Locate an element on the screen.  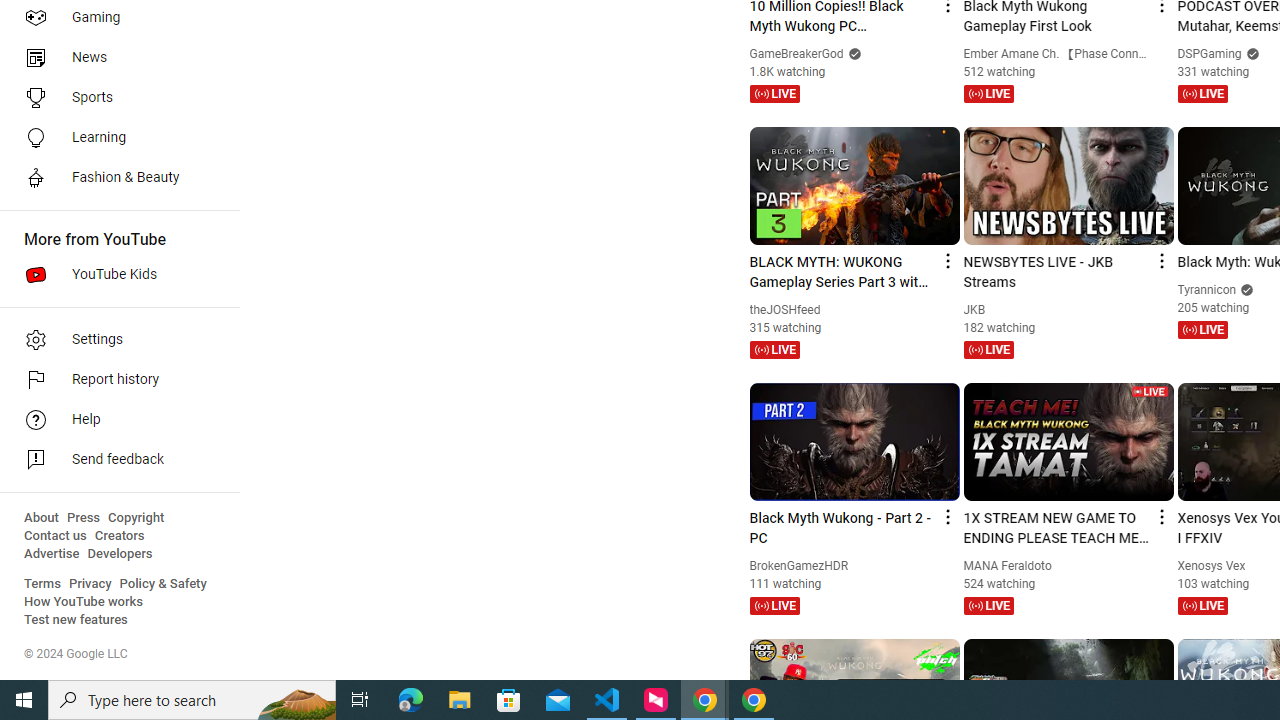
'Developers' is located at coordinates (119, 554).